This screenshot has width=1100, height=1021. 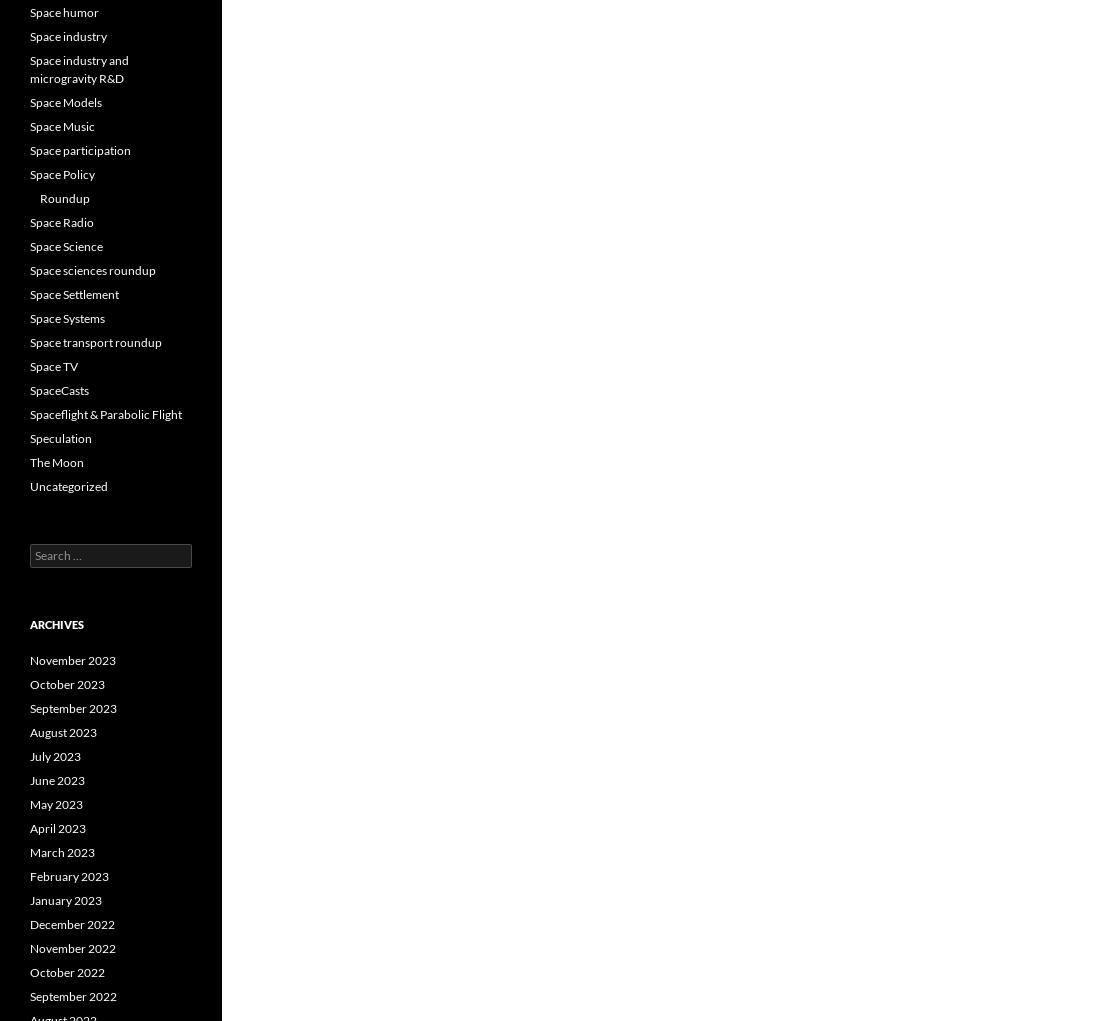 I want to click on 'June 2023', so click(x=56, y=780).